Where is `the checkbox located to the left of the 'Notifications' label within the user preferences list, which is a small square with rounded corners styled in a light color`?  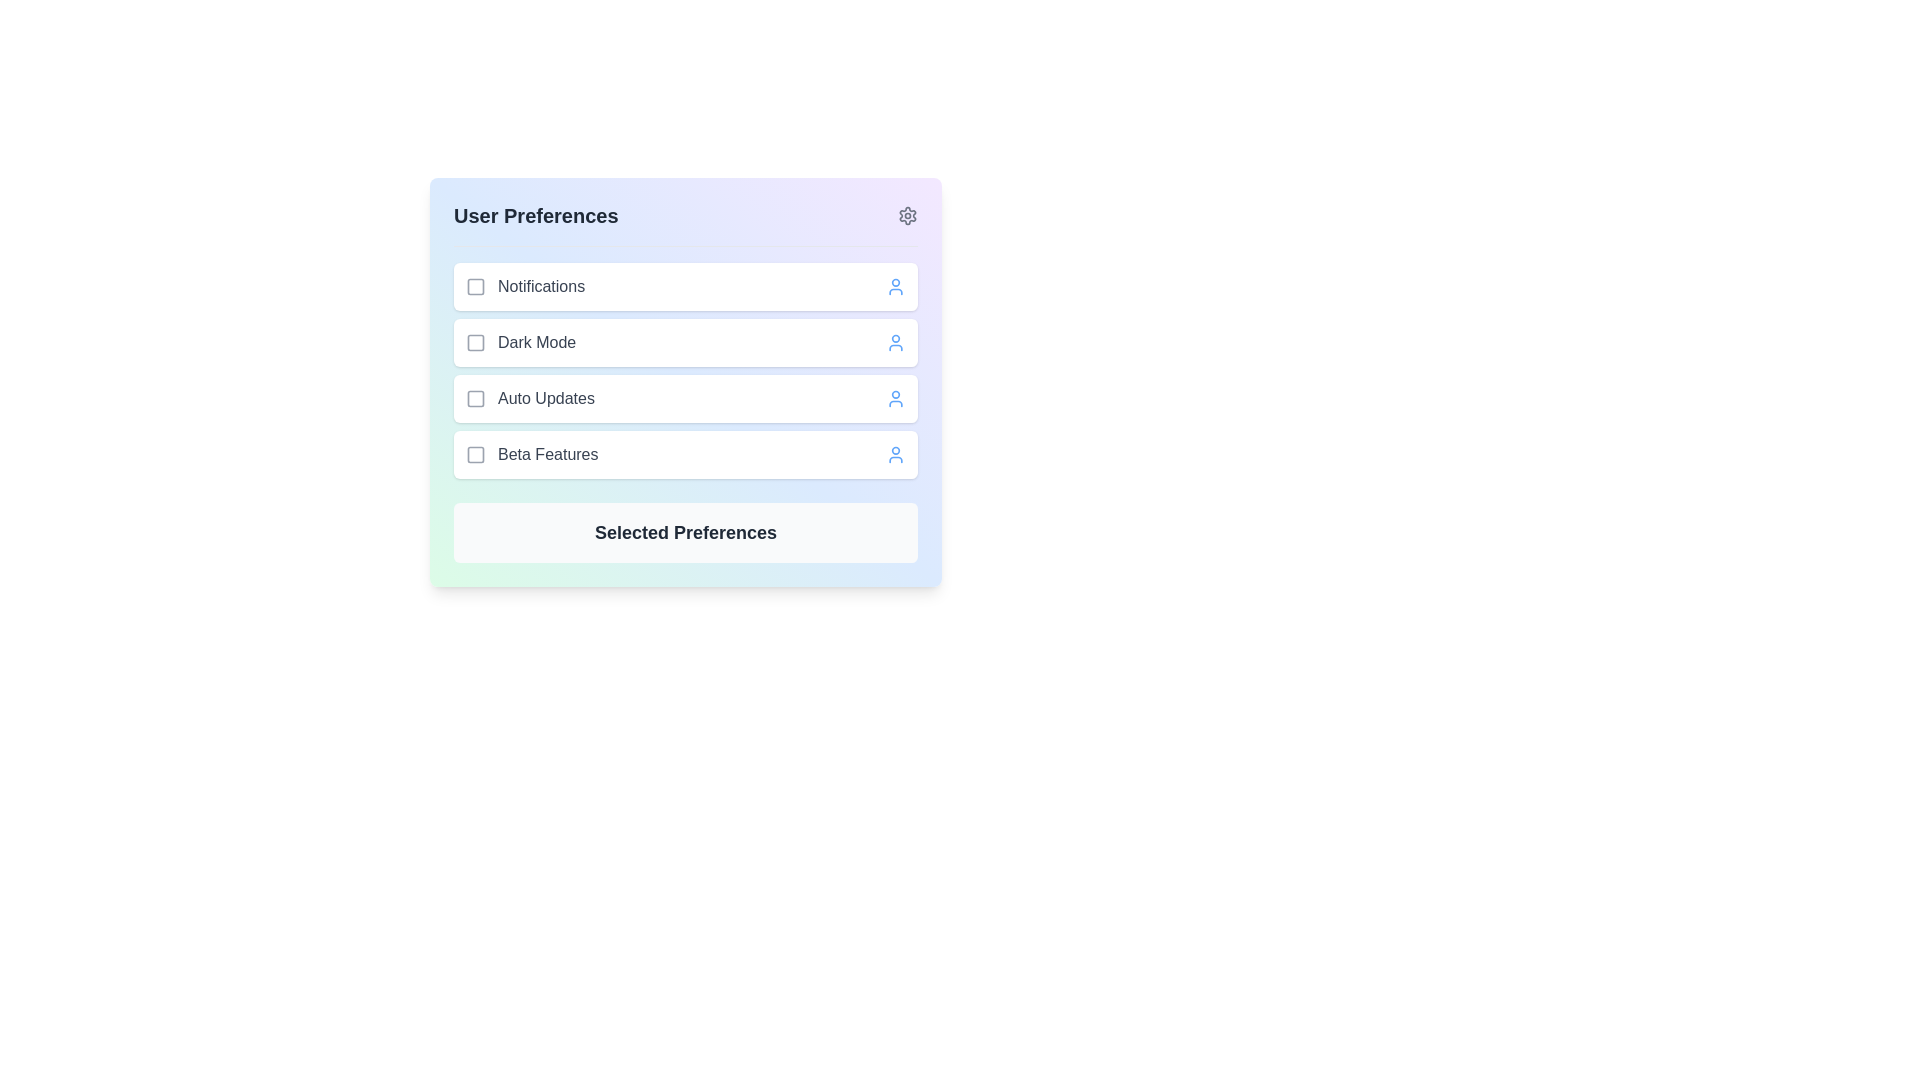
the checkbox located to the left of the 'Notifications' label within the user preferences list, which is a small square with rounded corners styled in a light color is located at coordinates (474, 286).